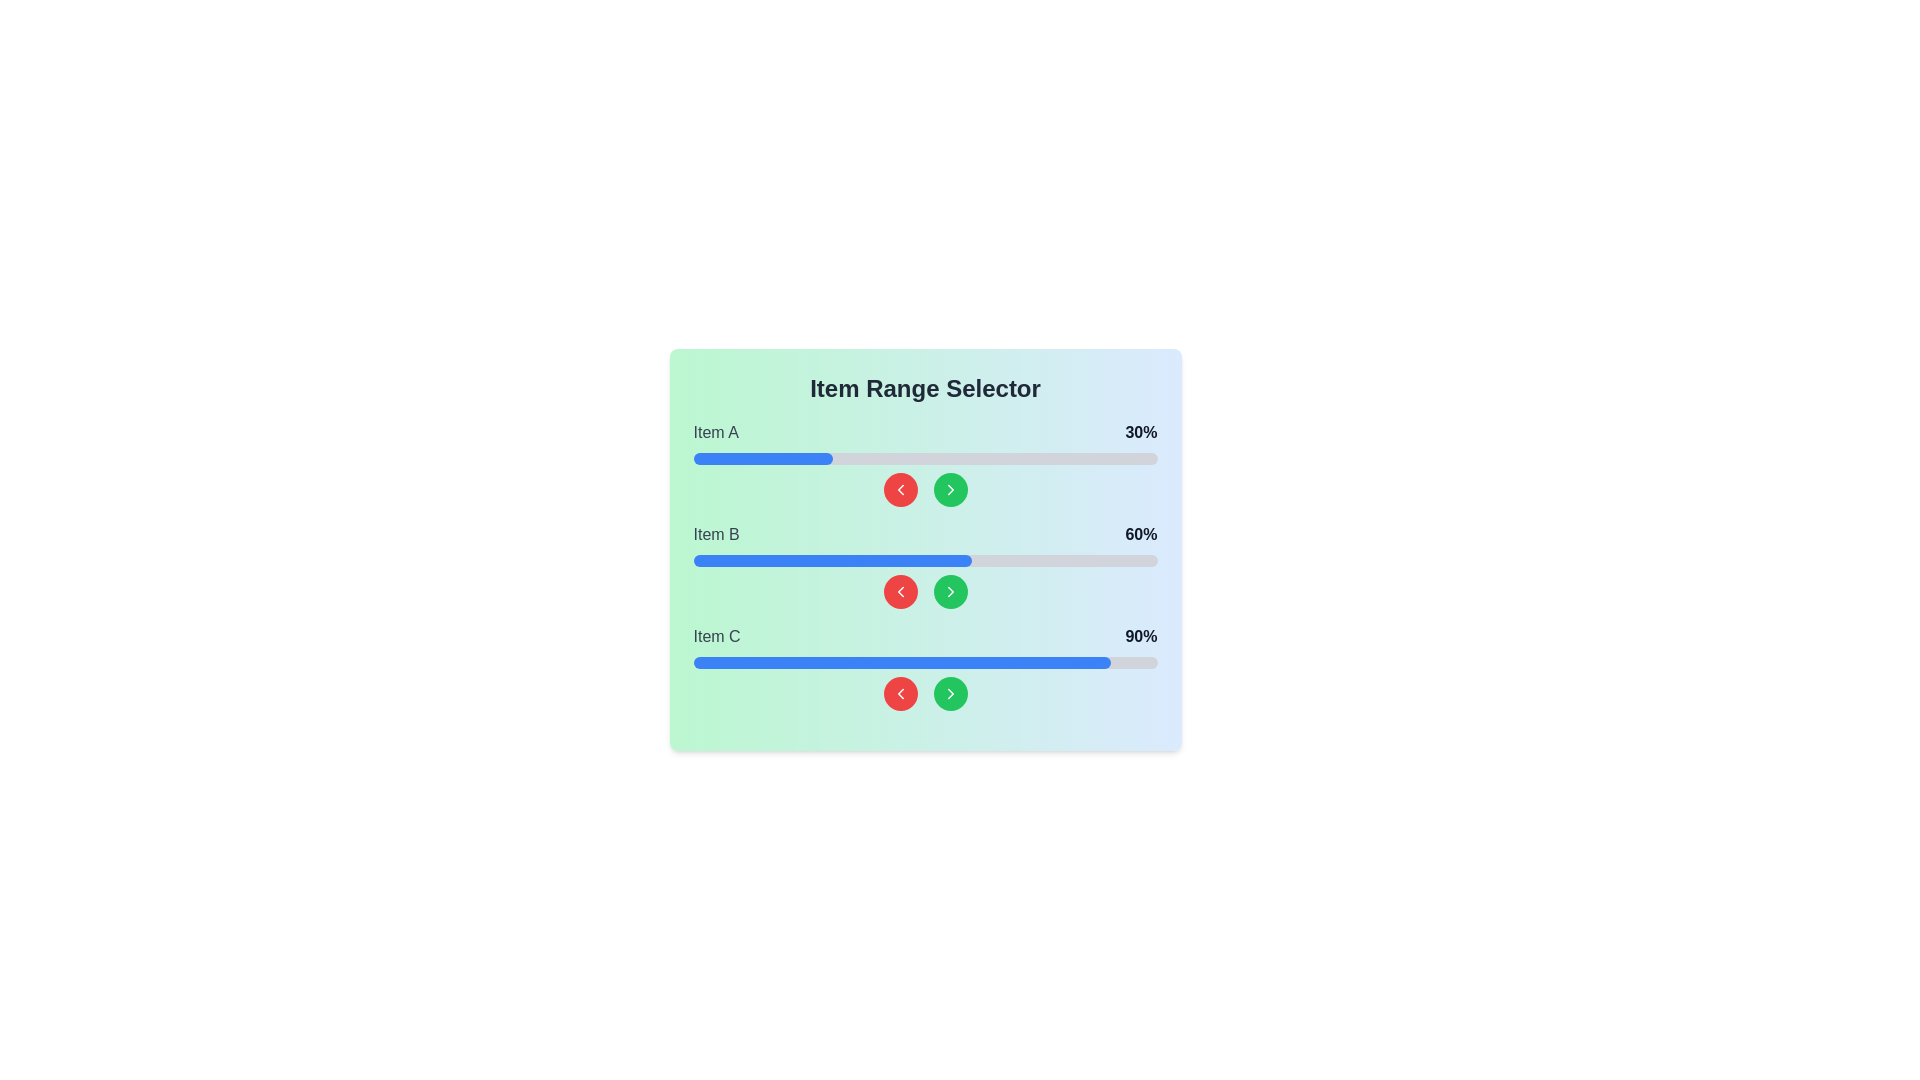 The height and width of the screenshot is (1080, 1920). Describe the element at coordinates (999, 560) in the screenshot. I see `the slider` at that location.